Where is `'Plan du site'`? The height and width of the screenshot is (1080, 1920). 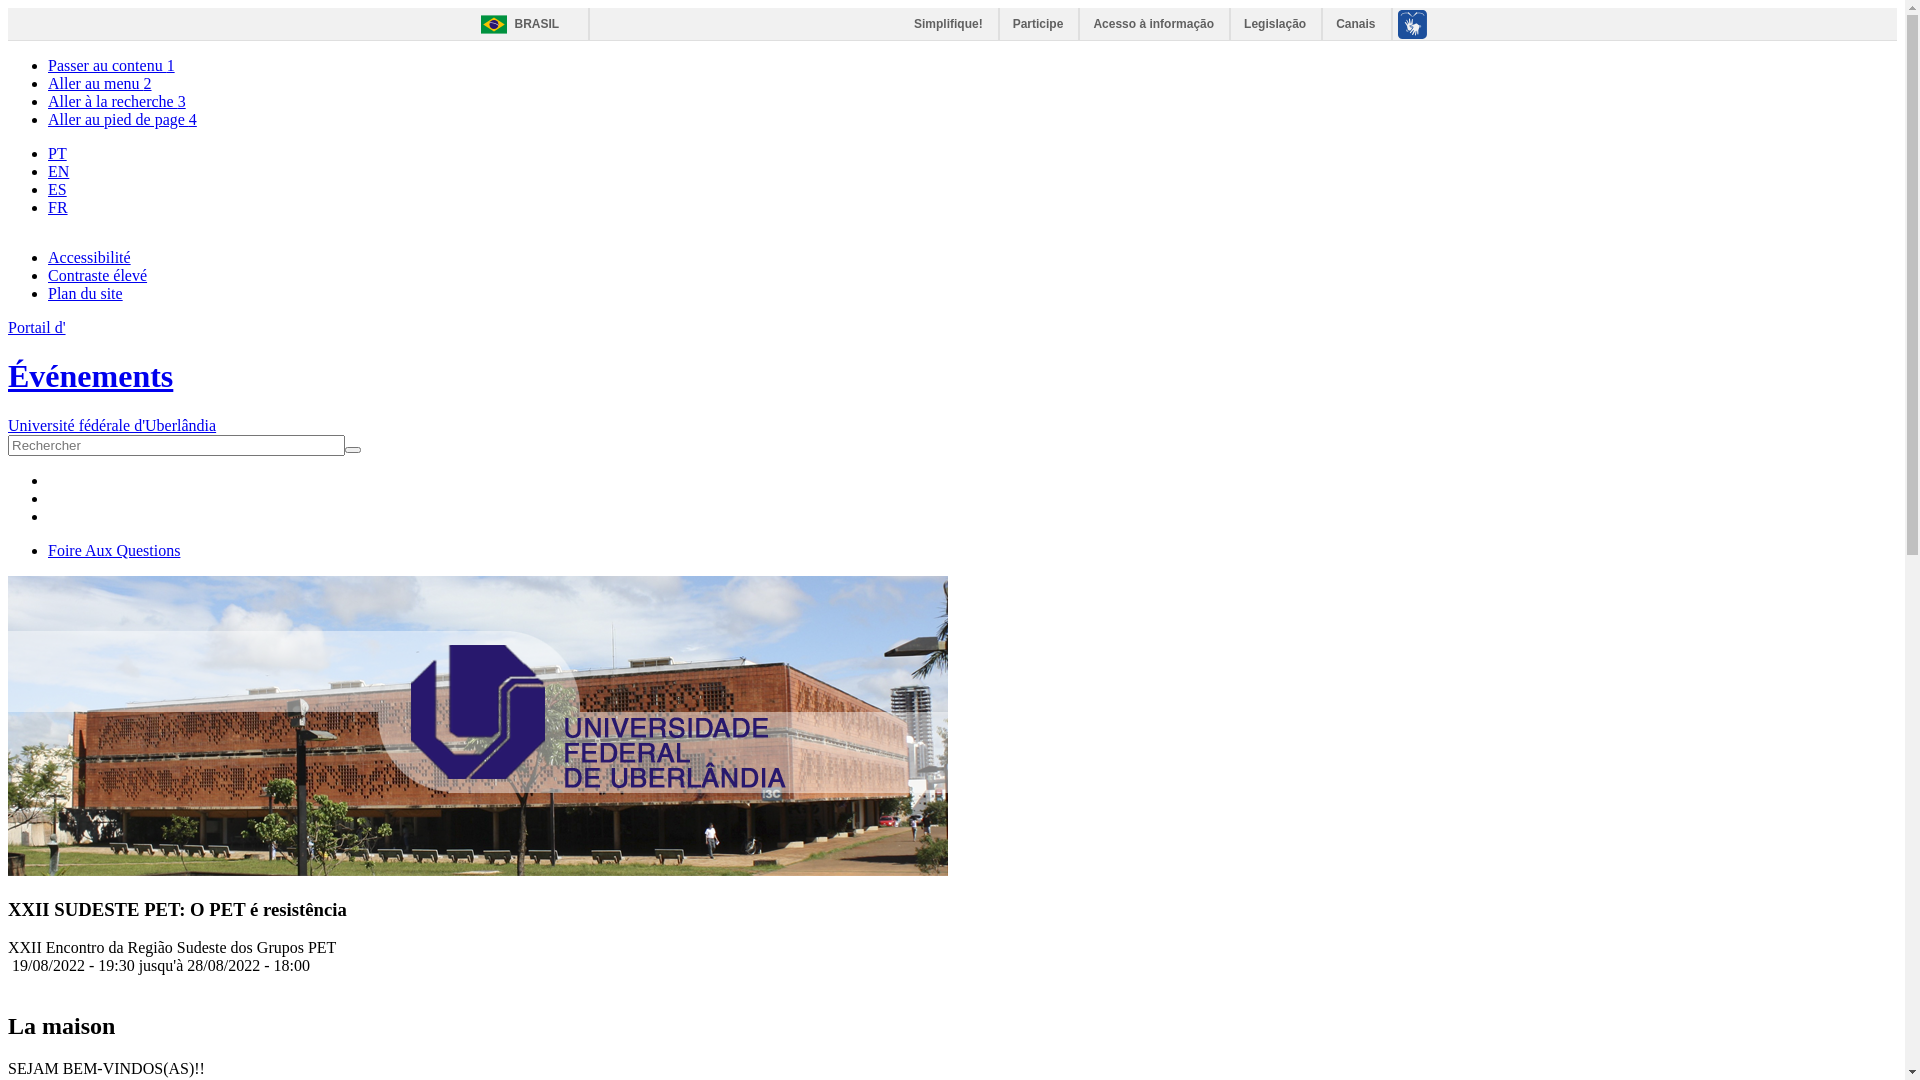
'Plan du site' is located at coordinates (84, 293).